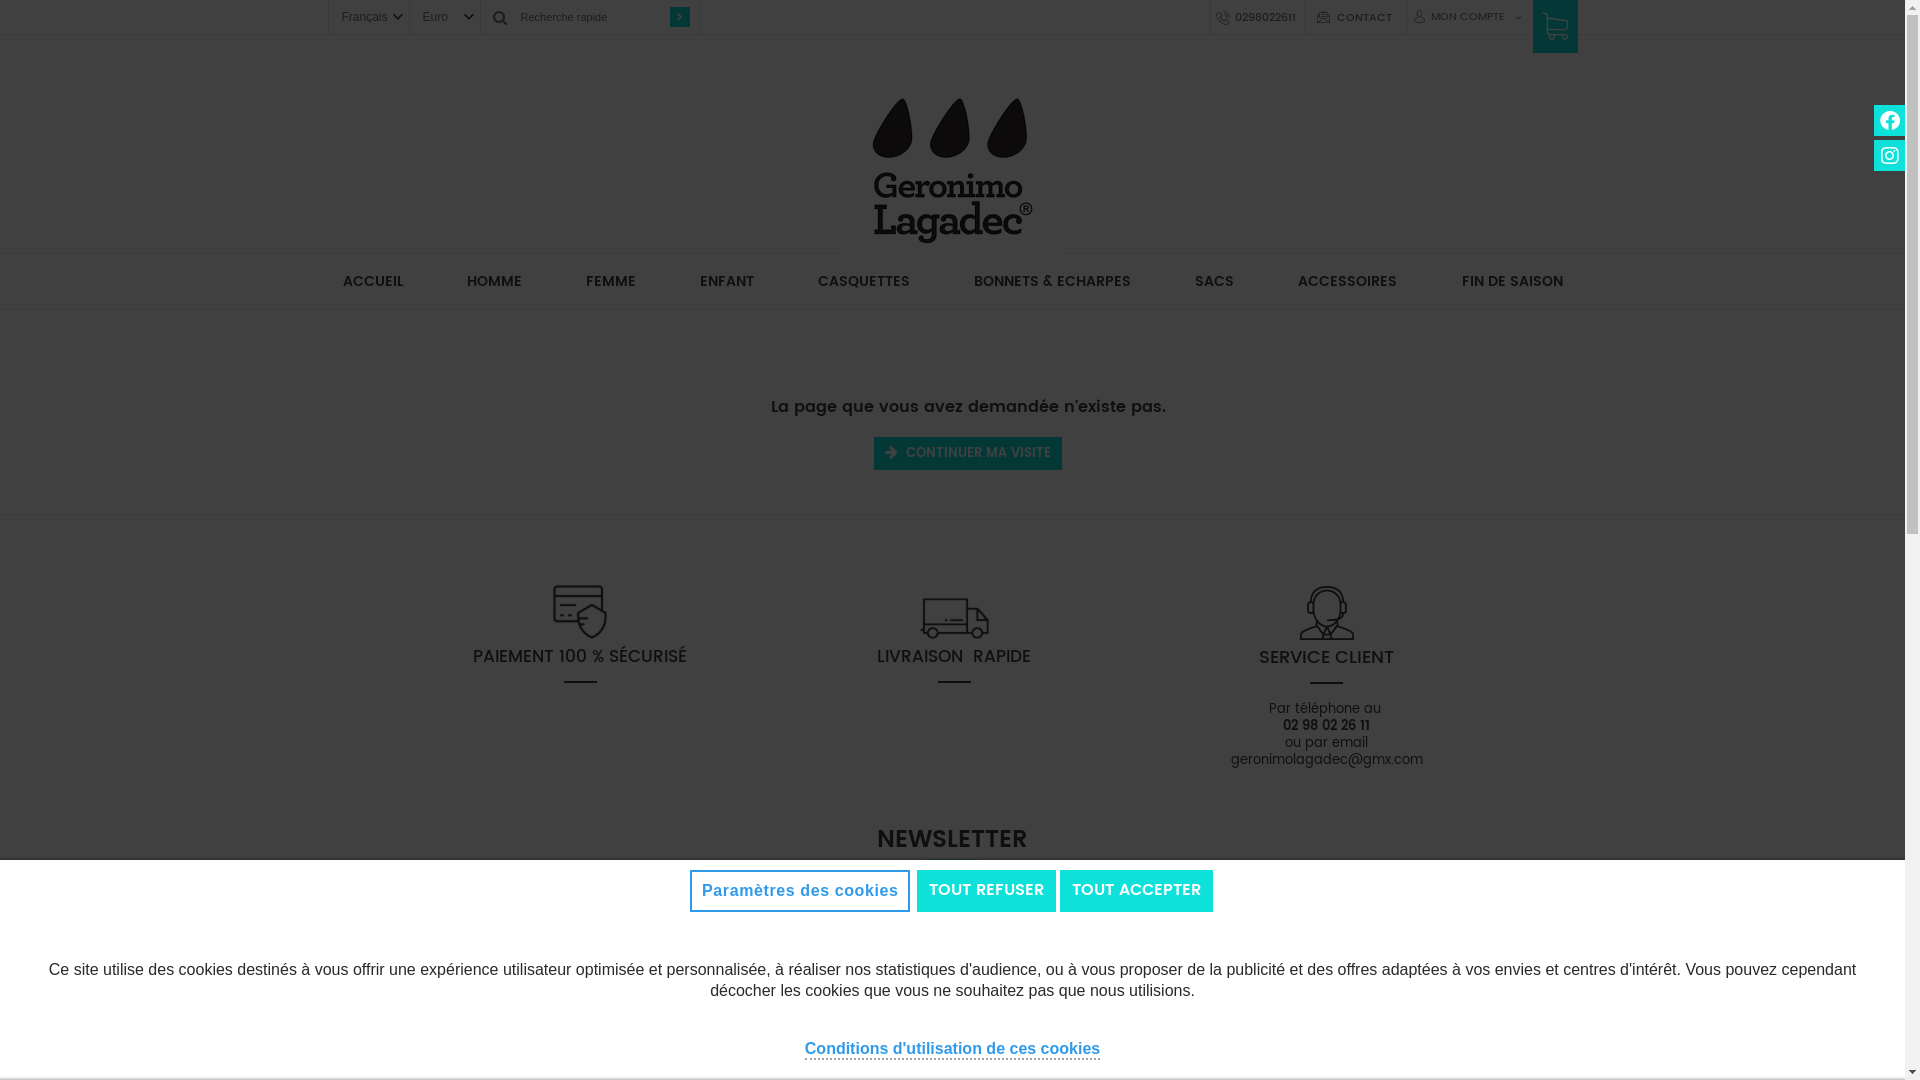 The height and width of the screenshot is (1080, 1920). Describe the element at coordinates (968, 453) in the screenshot. I see `'CONTINUER MA VISITE'` at that location.